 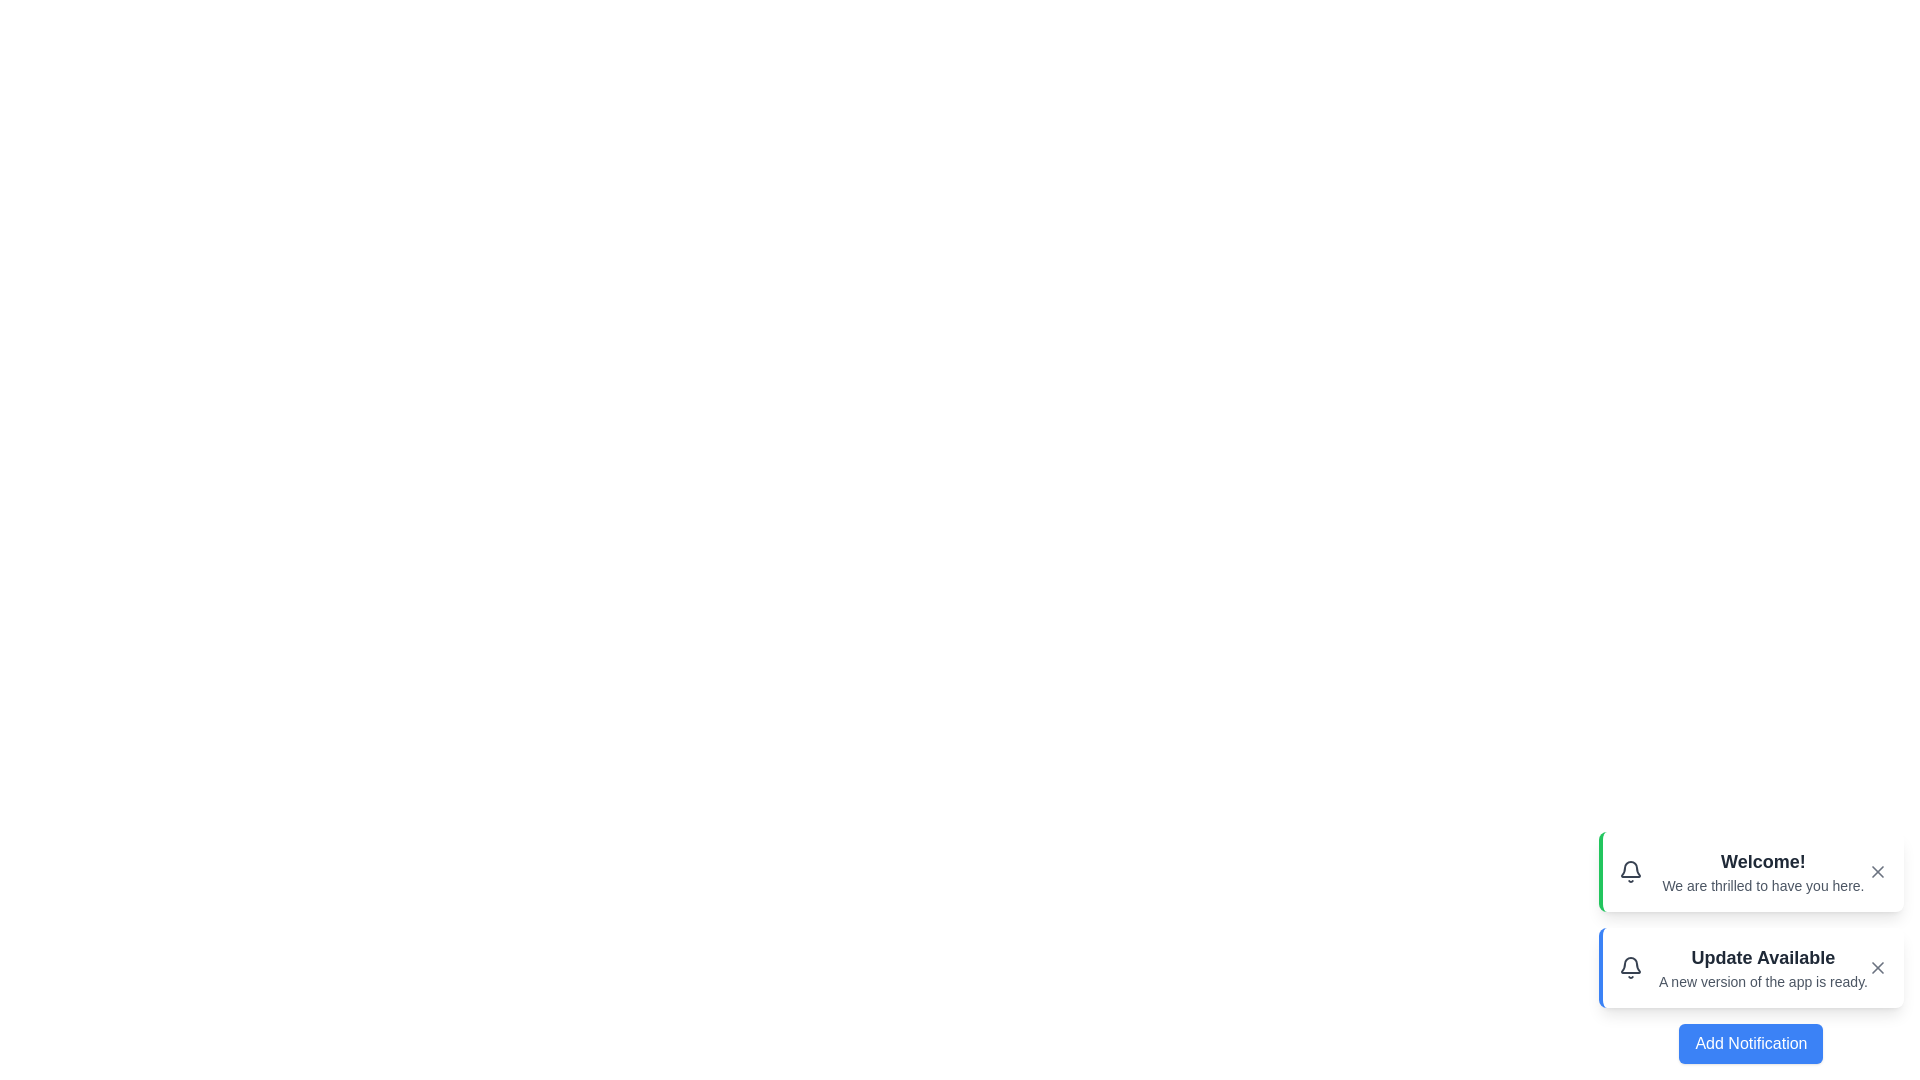 What do you see at coordinates (1630, 870) in the screenshot?
I see `the notification icon to interact with it` at bounding box center [1630, 870].